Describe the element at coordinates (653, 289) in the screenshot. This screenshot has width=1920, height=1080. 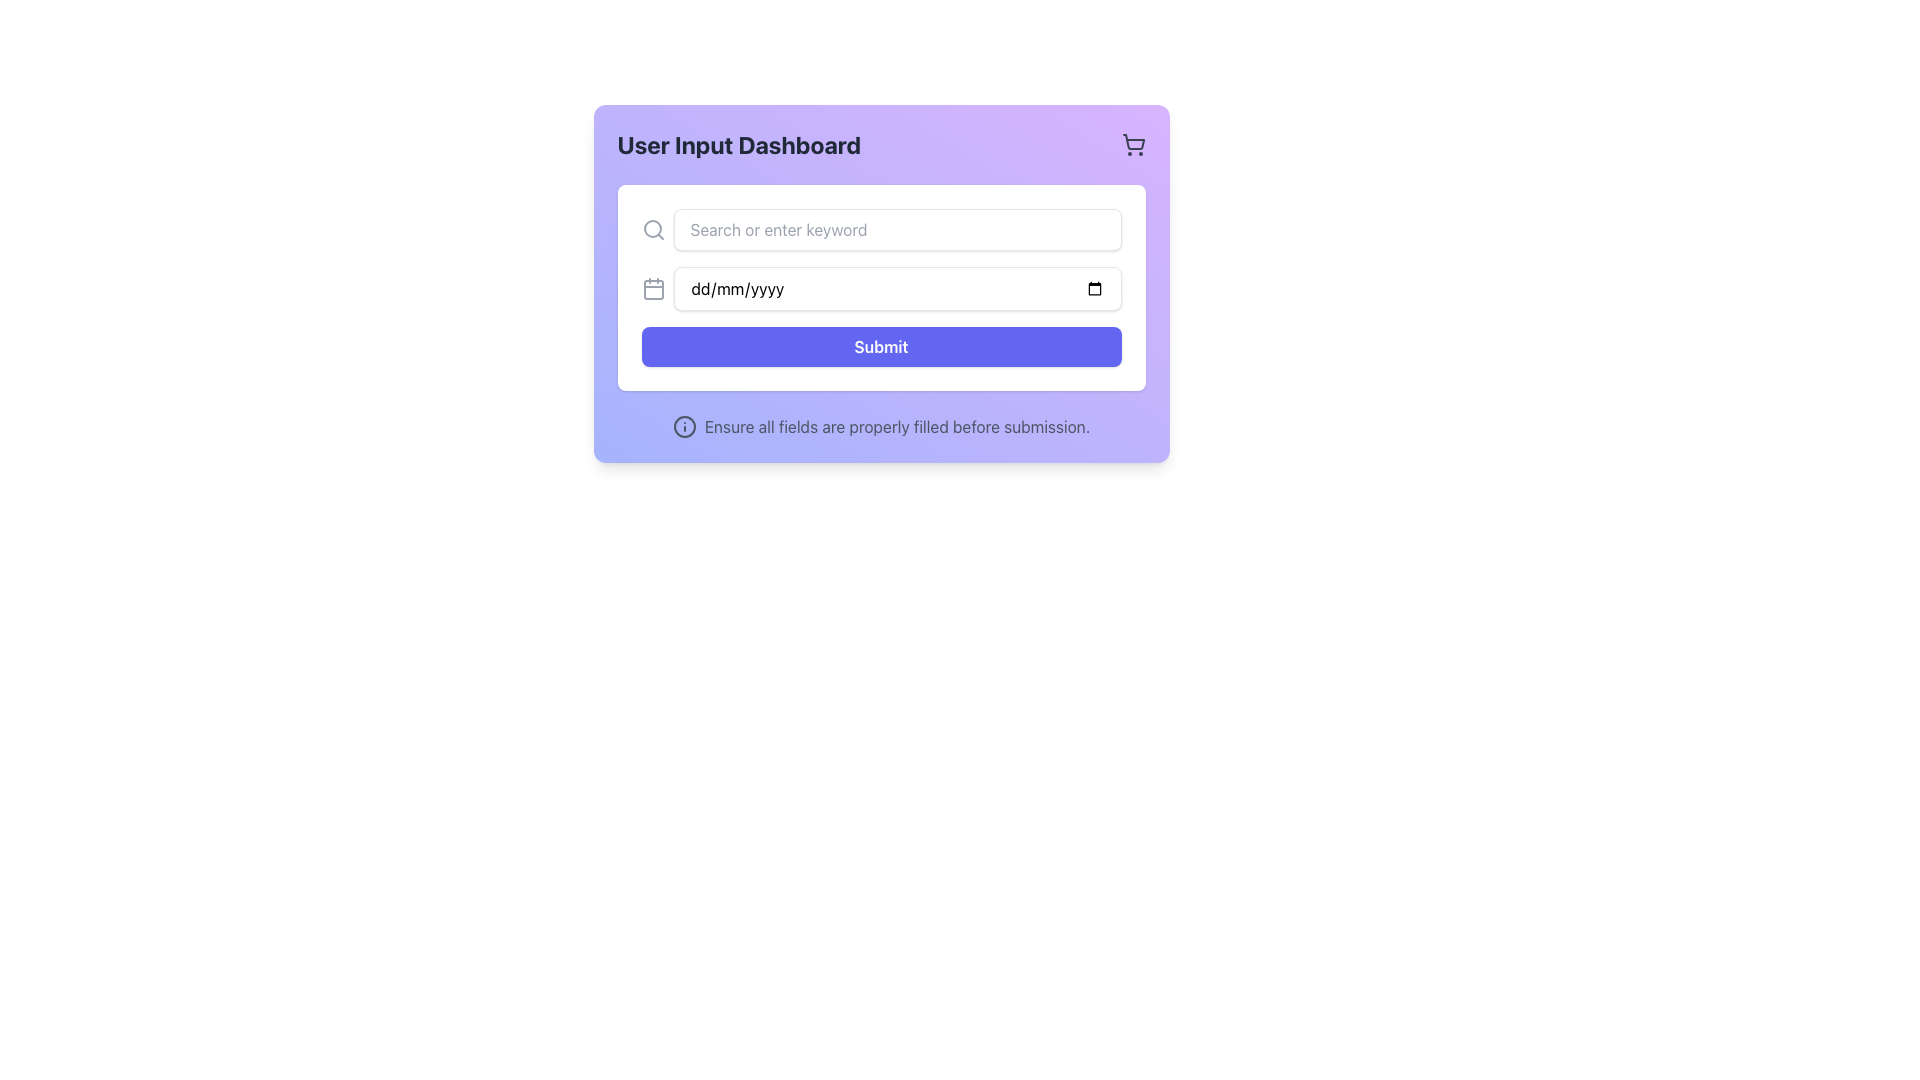
I see `the calendar icon, which is a grayscale icon with a square outline and two vertical lines, located to the left of the date input field` at that location.